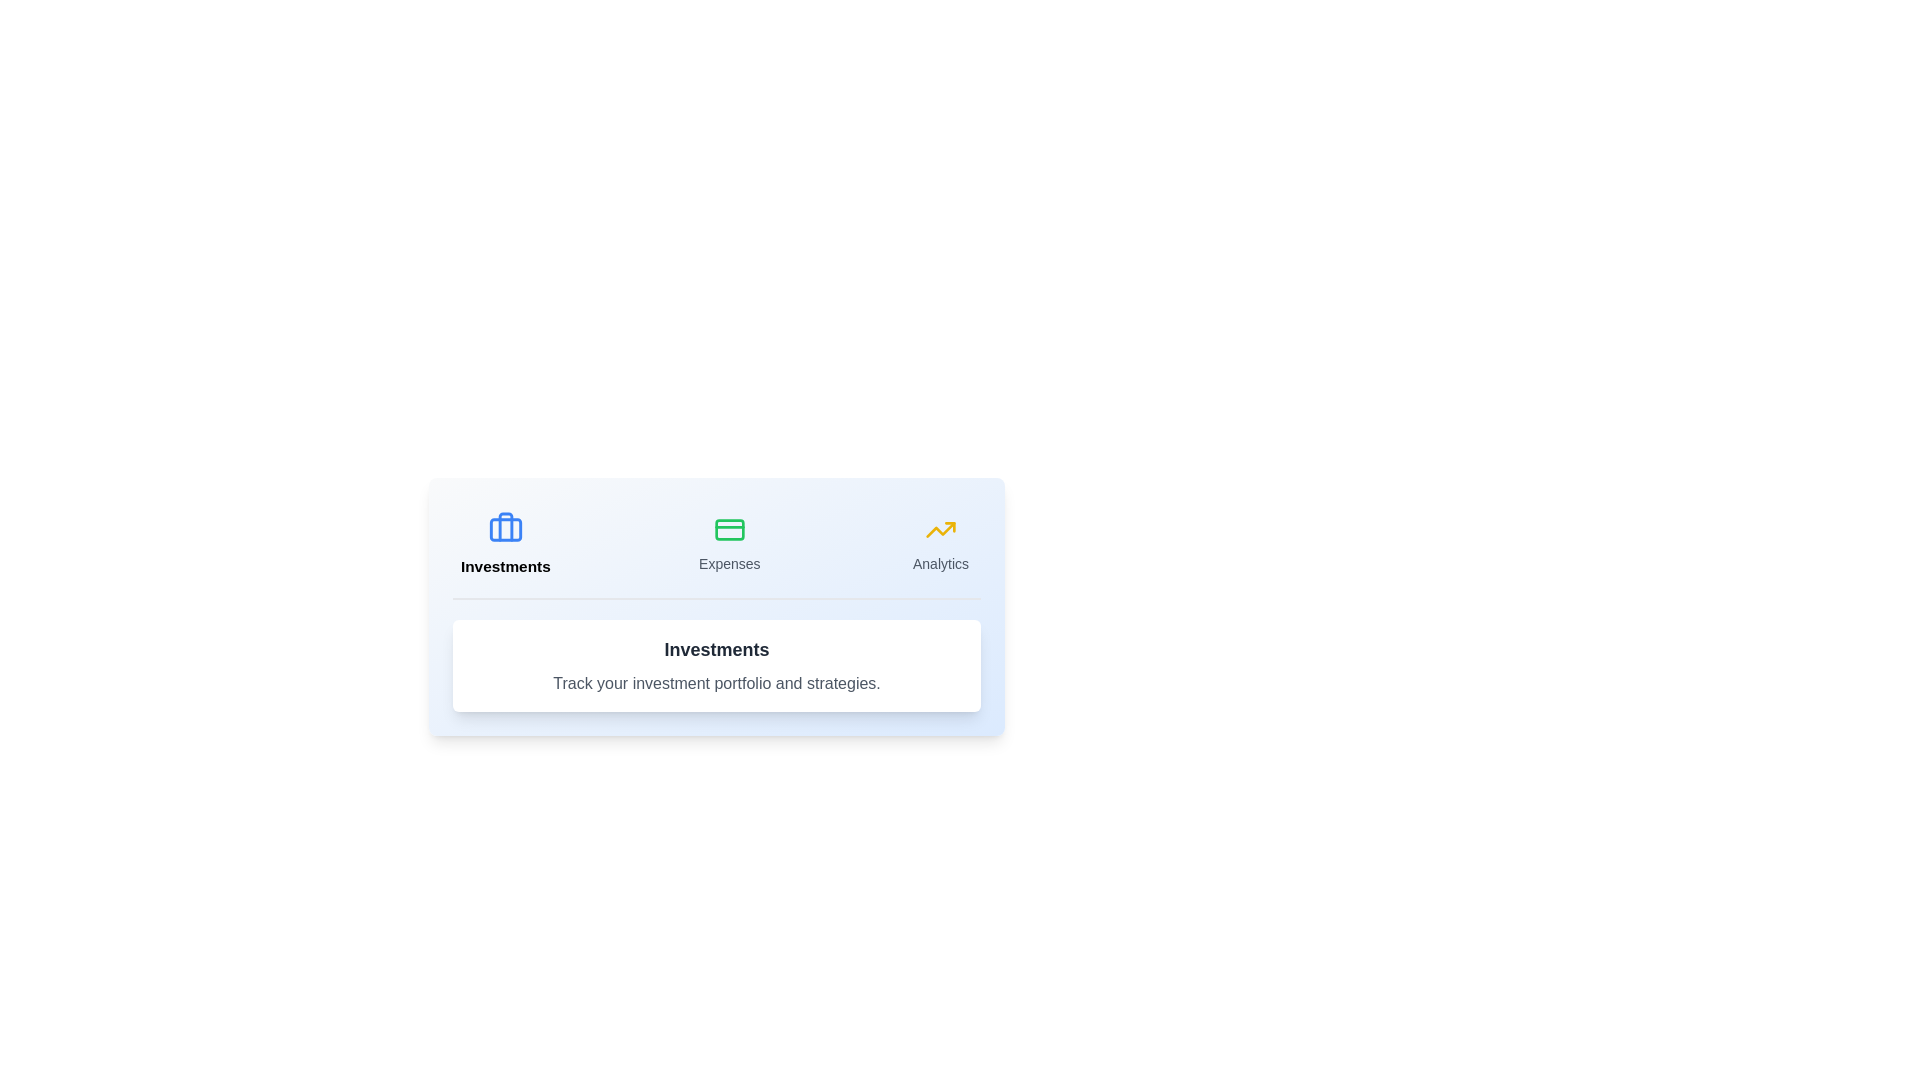 This screenshot has height=1080, width=1920. What do you see at coordinates (728, 543) in the screenshot?
I see `the Expenses tab to view its content` at bounding box center [728, 543].